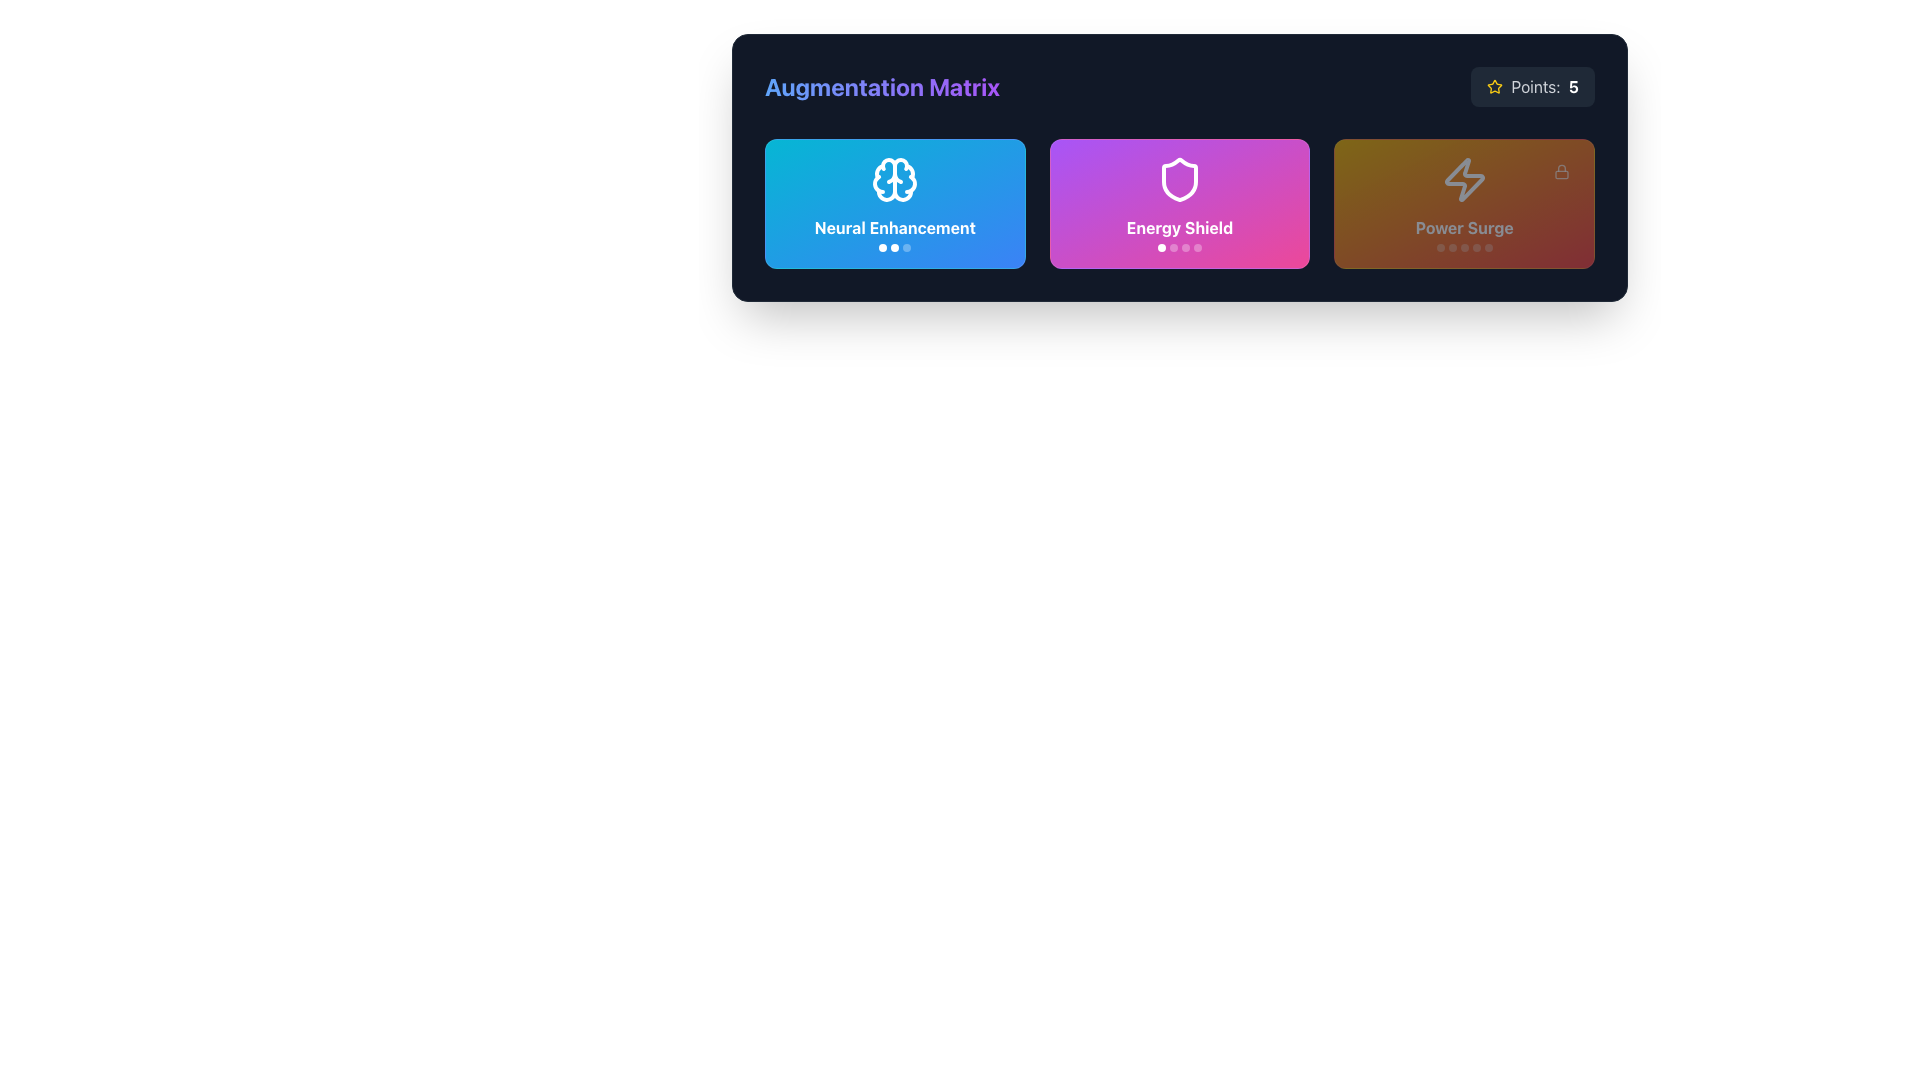 Image resolution: width=1920 pixels, height=1080 pixels. What do you see at coordinates (1180, 233) in the screenshot?
I see `the 'Energy Shield' text label, which is in bold white font centered within a purple gradient box in the 'Augmentation Matrix' section` at bounding box center [1180, 233].